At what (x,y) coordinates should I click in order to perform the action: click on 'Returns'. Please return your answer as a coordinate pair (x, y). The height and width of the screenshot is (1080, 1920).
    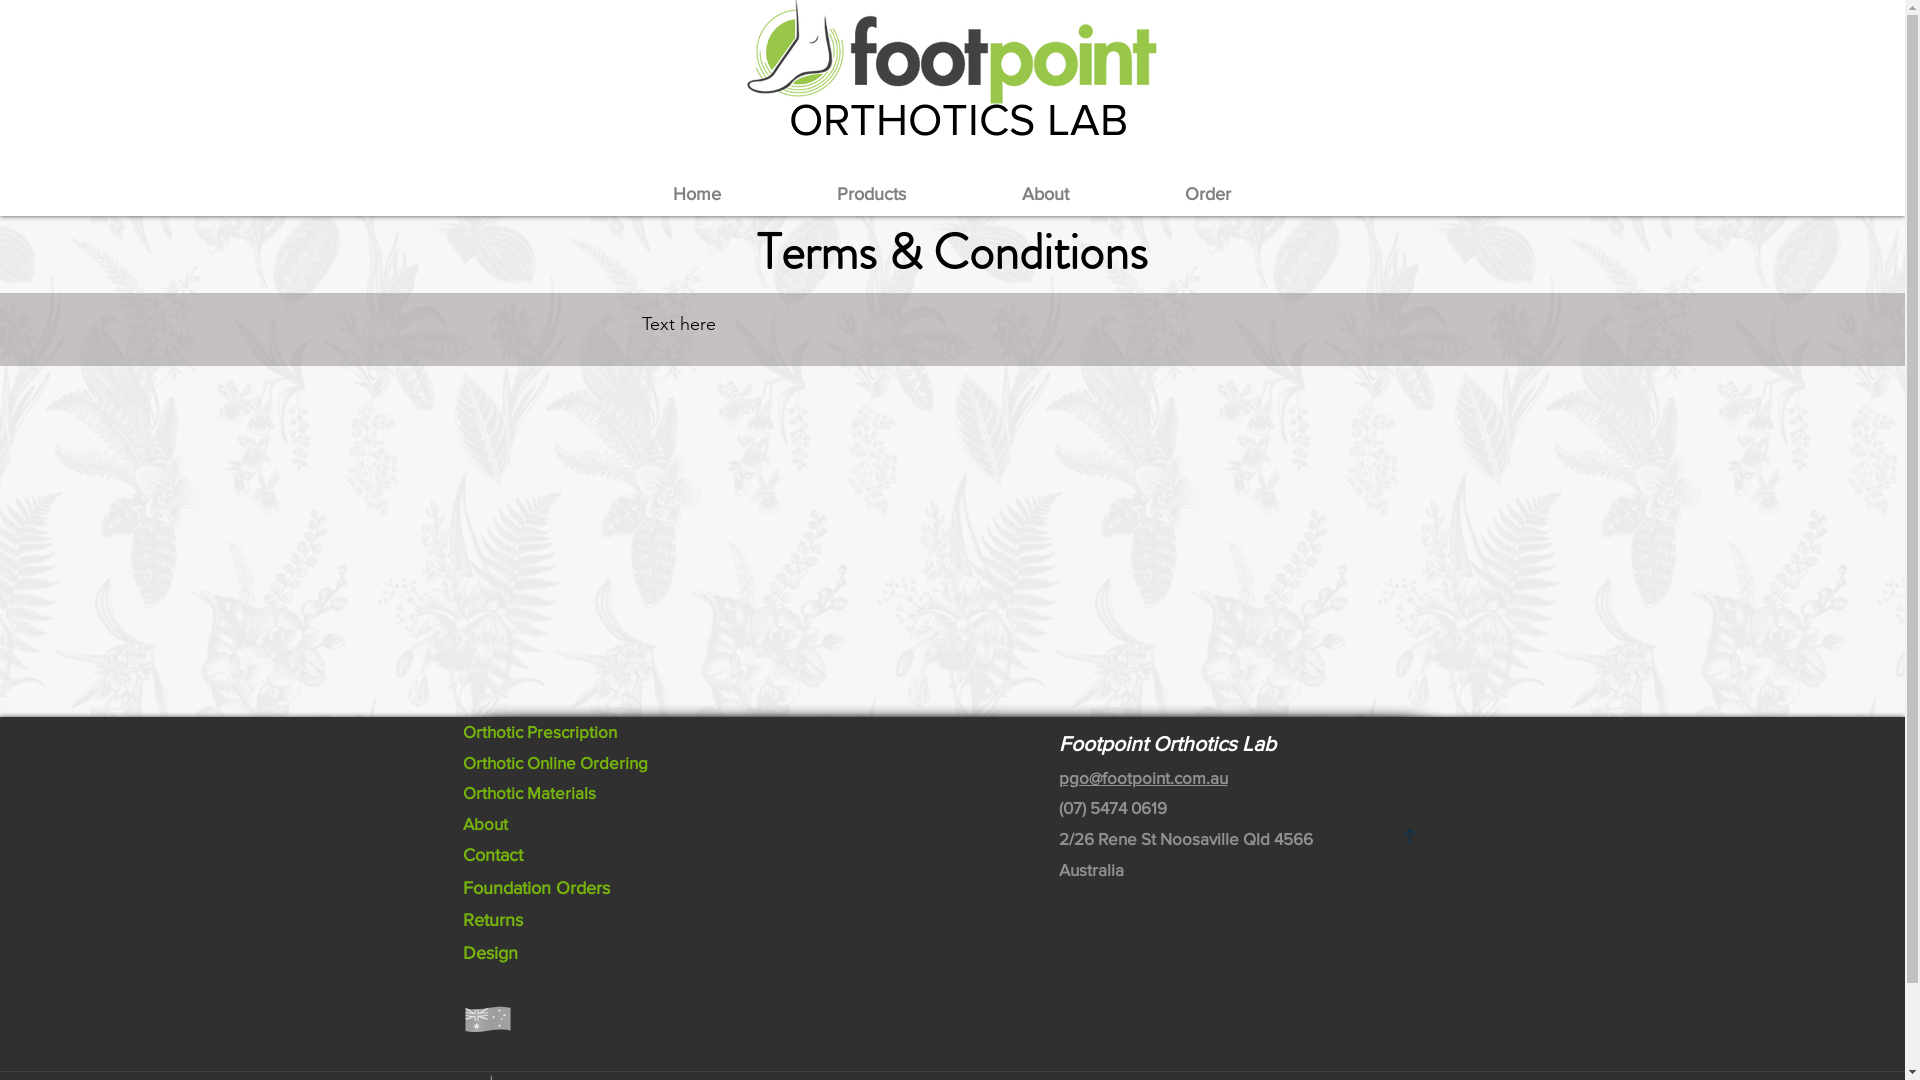
    Looking at the image, I should click on (491, 920).